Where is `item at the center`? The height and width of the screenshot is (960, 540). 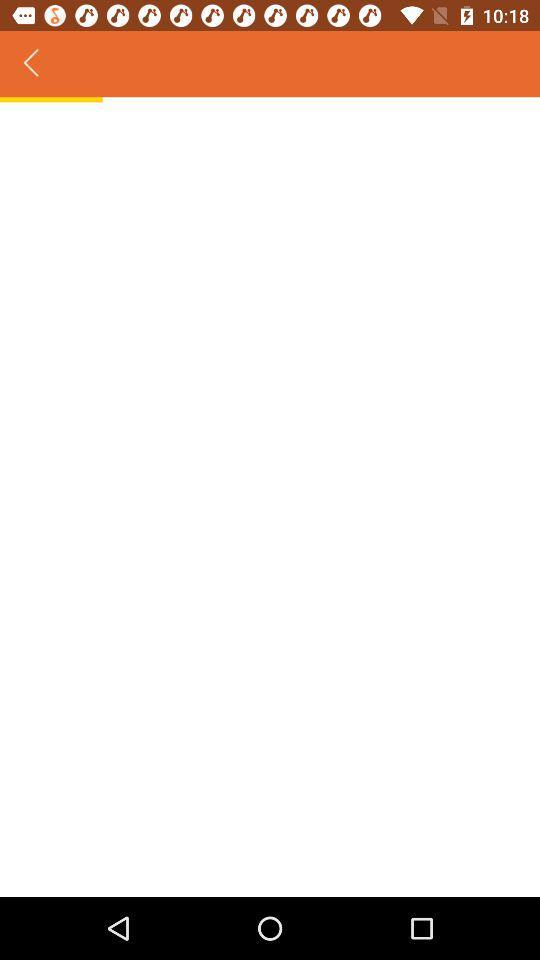
item at the center is located at coordinates (270, 498).